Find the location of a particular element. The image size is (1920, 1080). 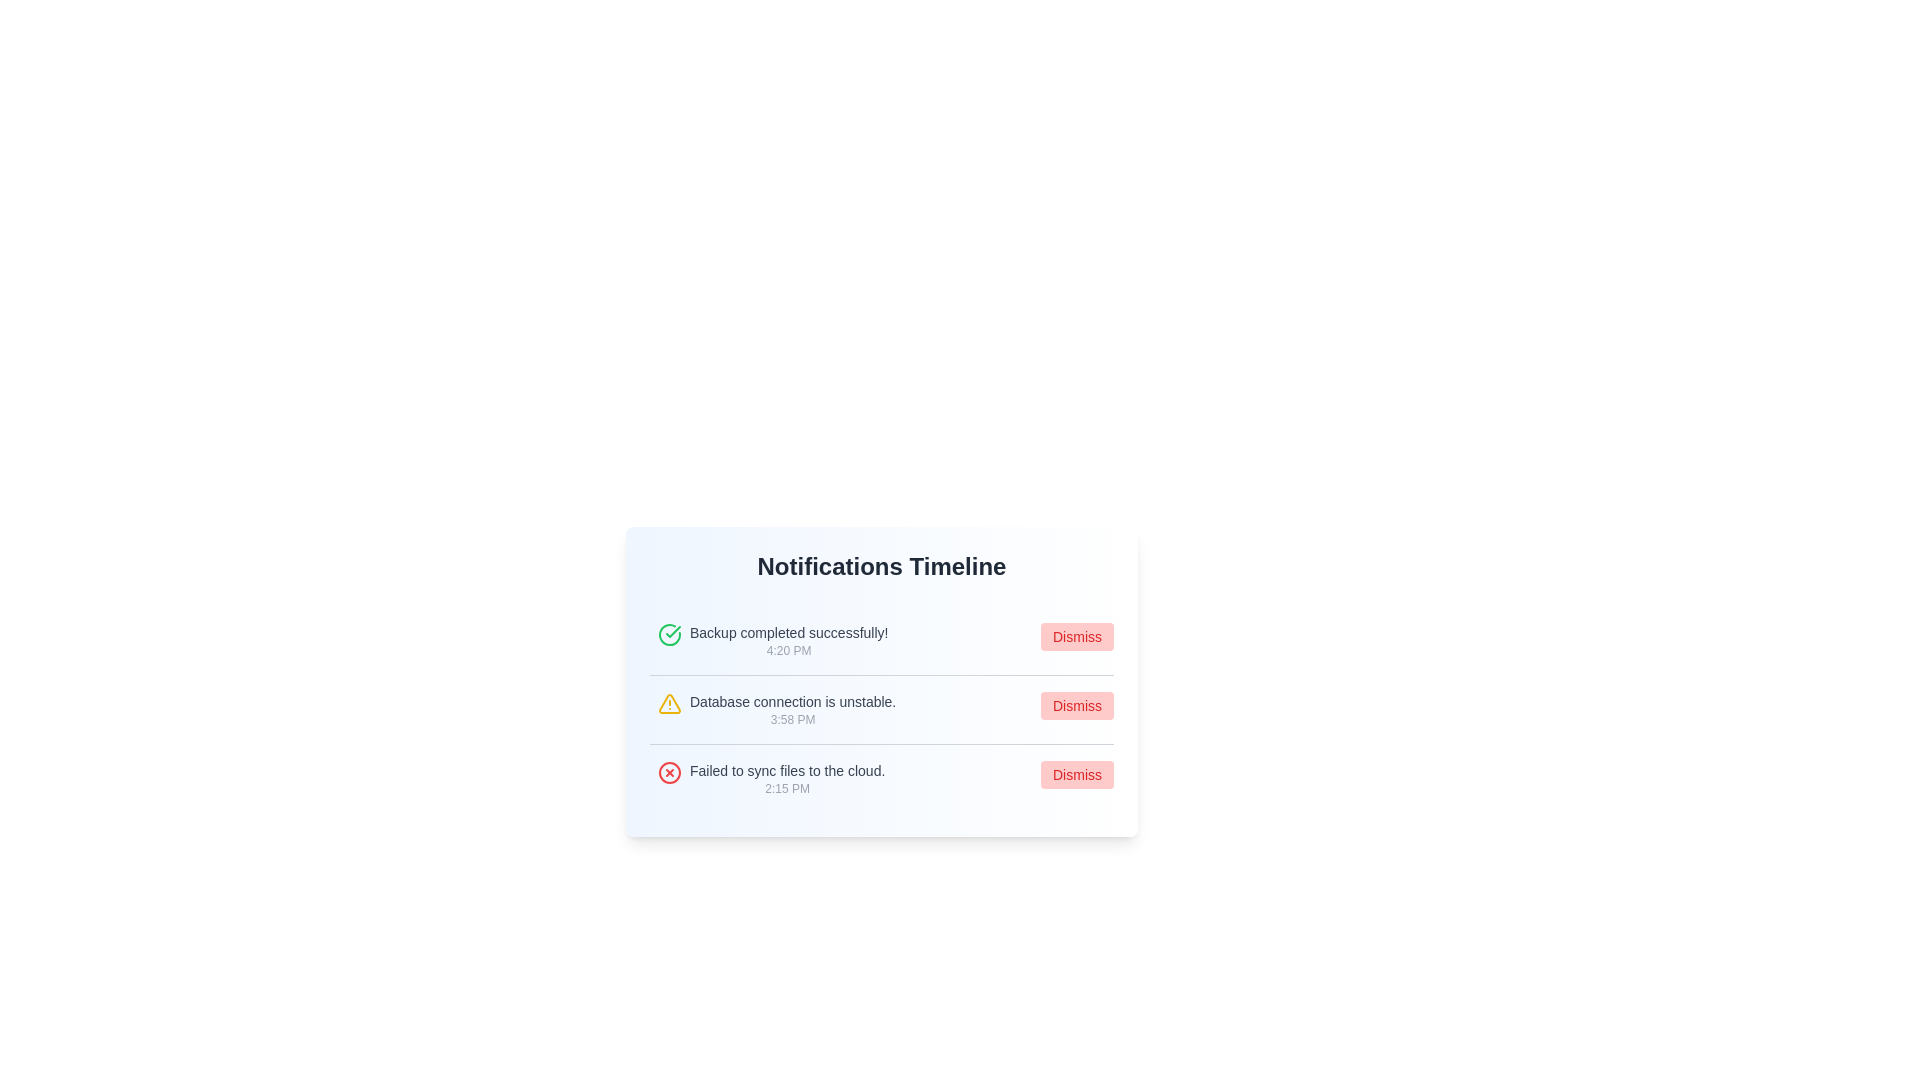

the text label that communicates the successful completion of a backup in the 'Notifications Timeline' section, which is the first item in the list is located at coordinates (788, 632).